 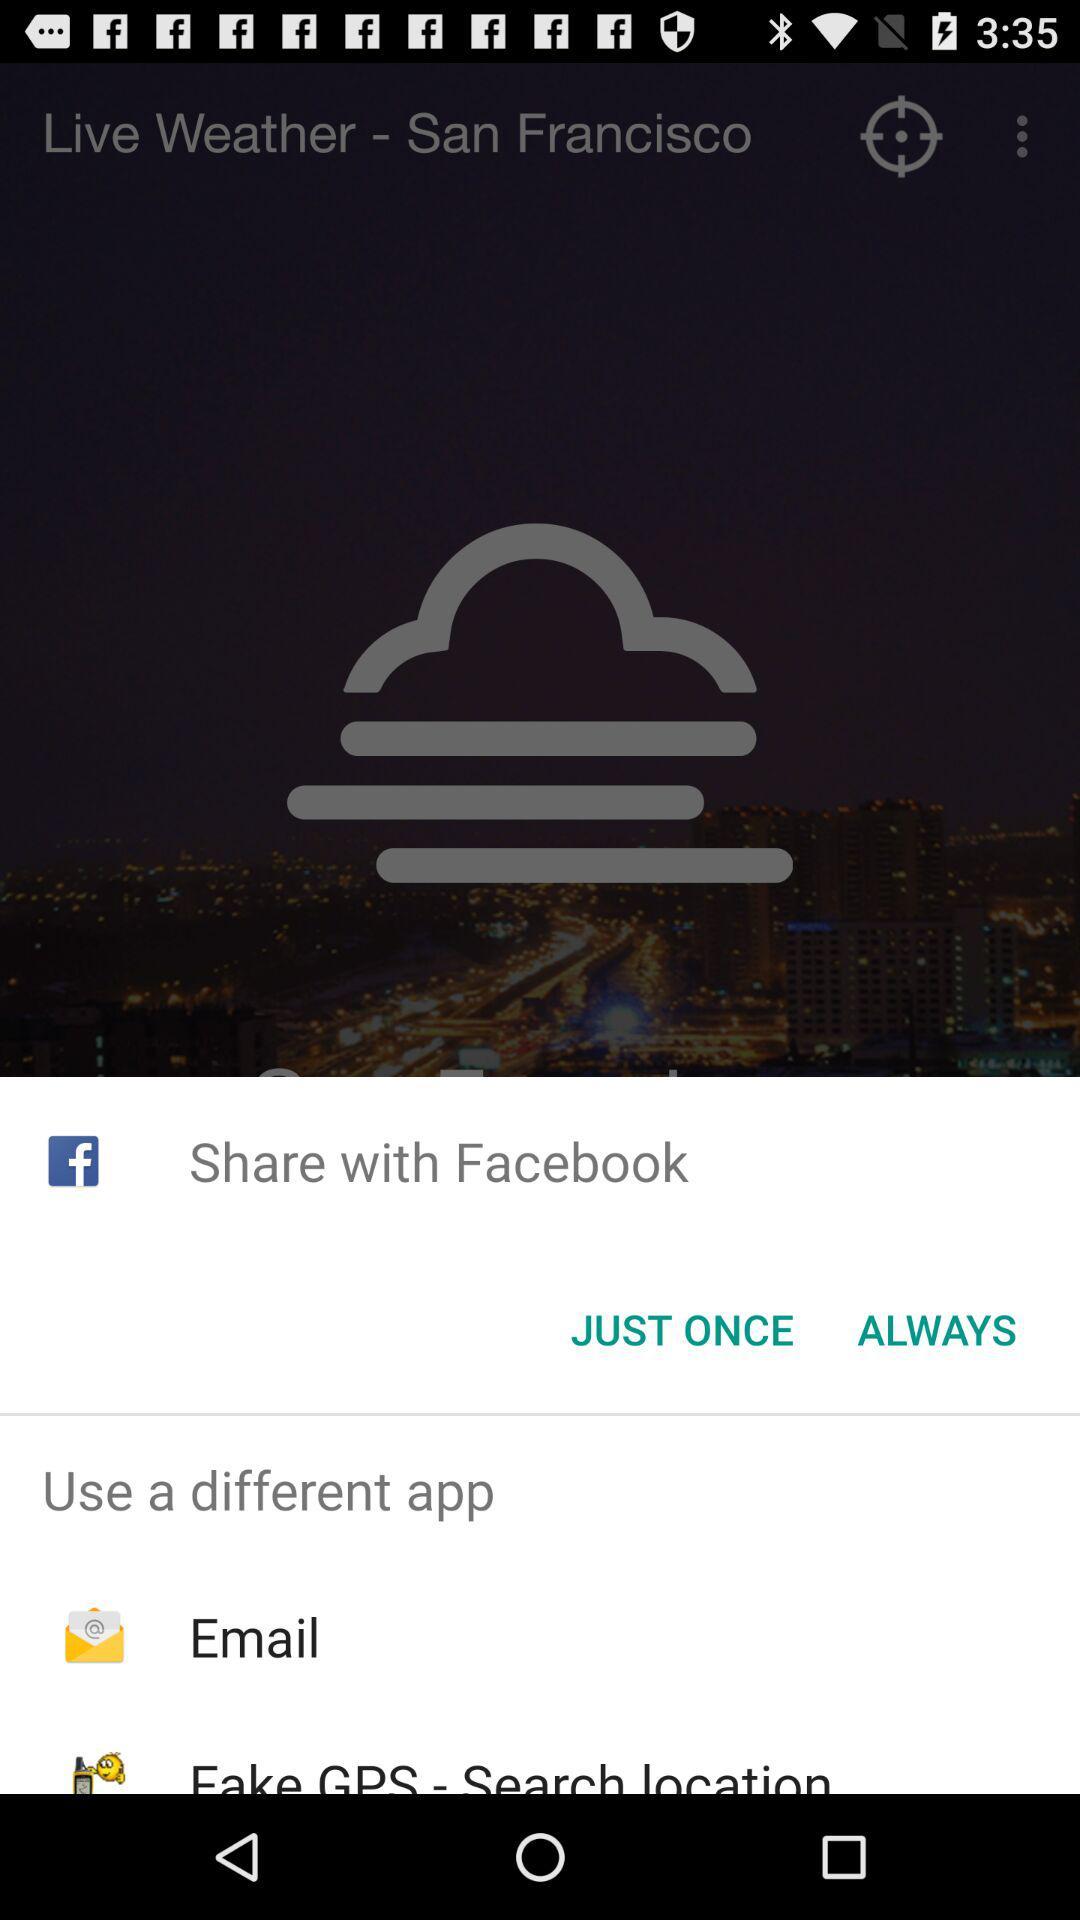 What do you see at coordinates (510, 1770) in the screenshot?
I see `the fake gps search icon` at bounding box center [510, 1770].